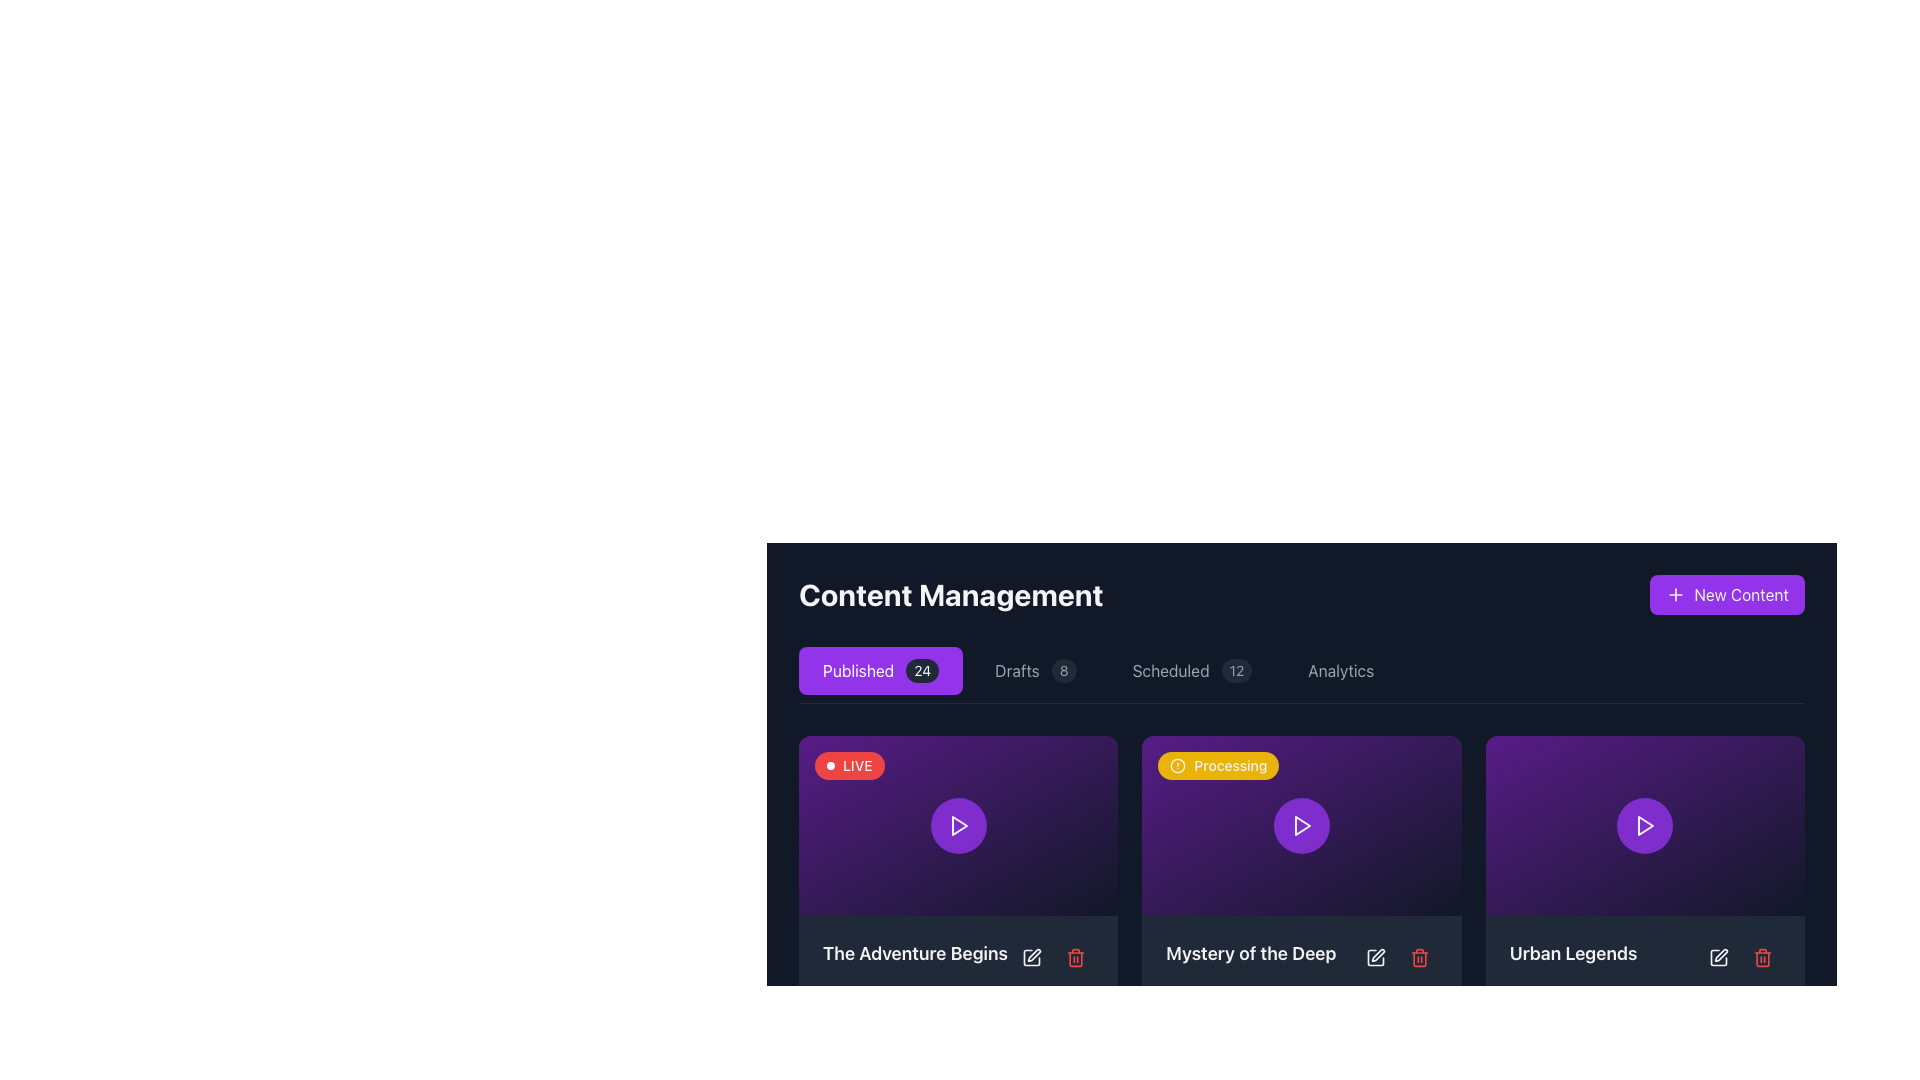 The width and height of the screenshot is (1920, 1080). What do you see at coordinates (1075, 956) in the screenshot?
I see `the delete button located at the end of the options row beneath the card titled 'The Adventure Begins' in the Published section of the Content Management interface to observe its hover effects` at bounding box center [1075, 956].